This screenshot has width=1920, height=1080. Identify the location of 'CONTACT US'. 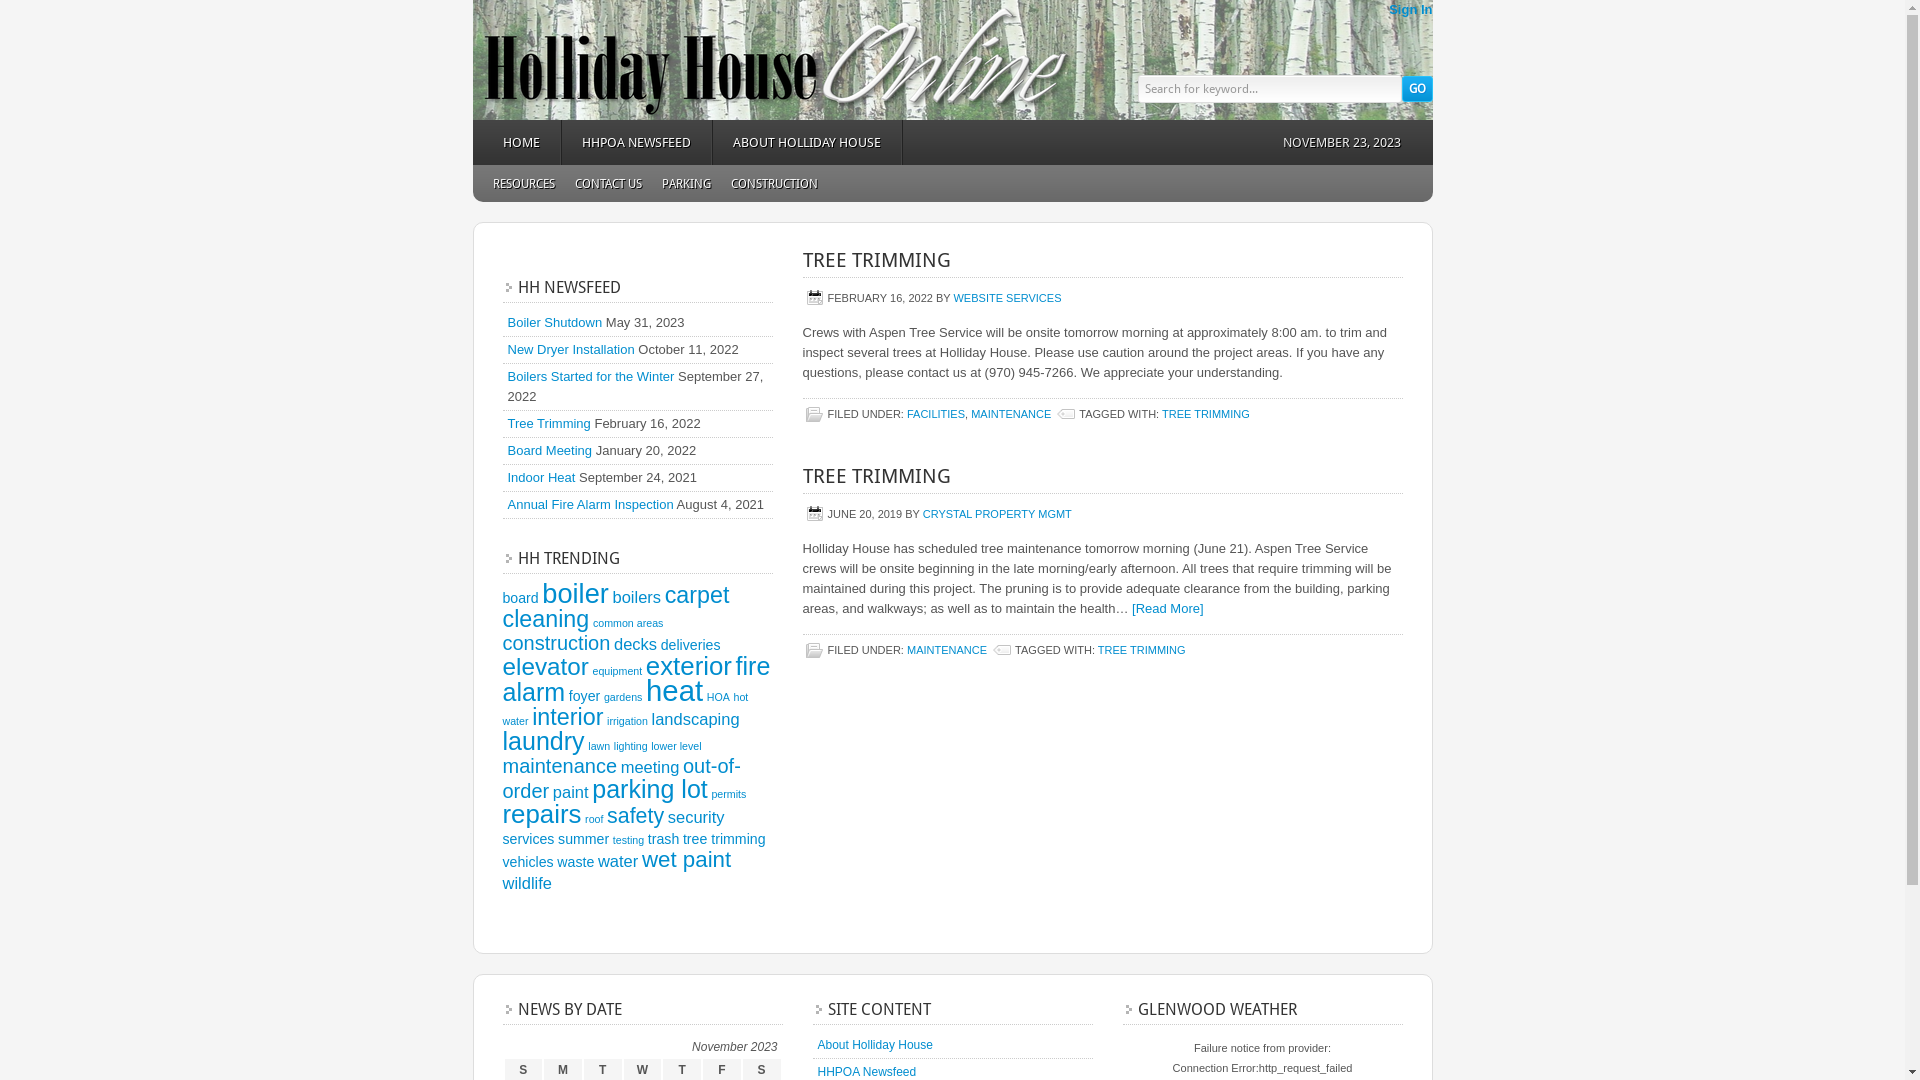
(563, 183).